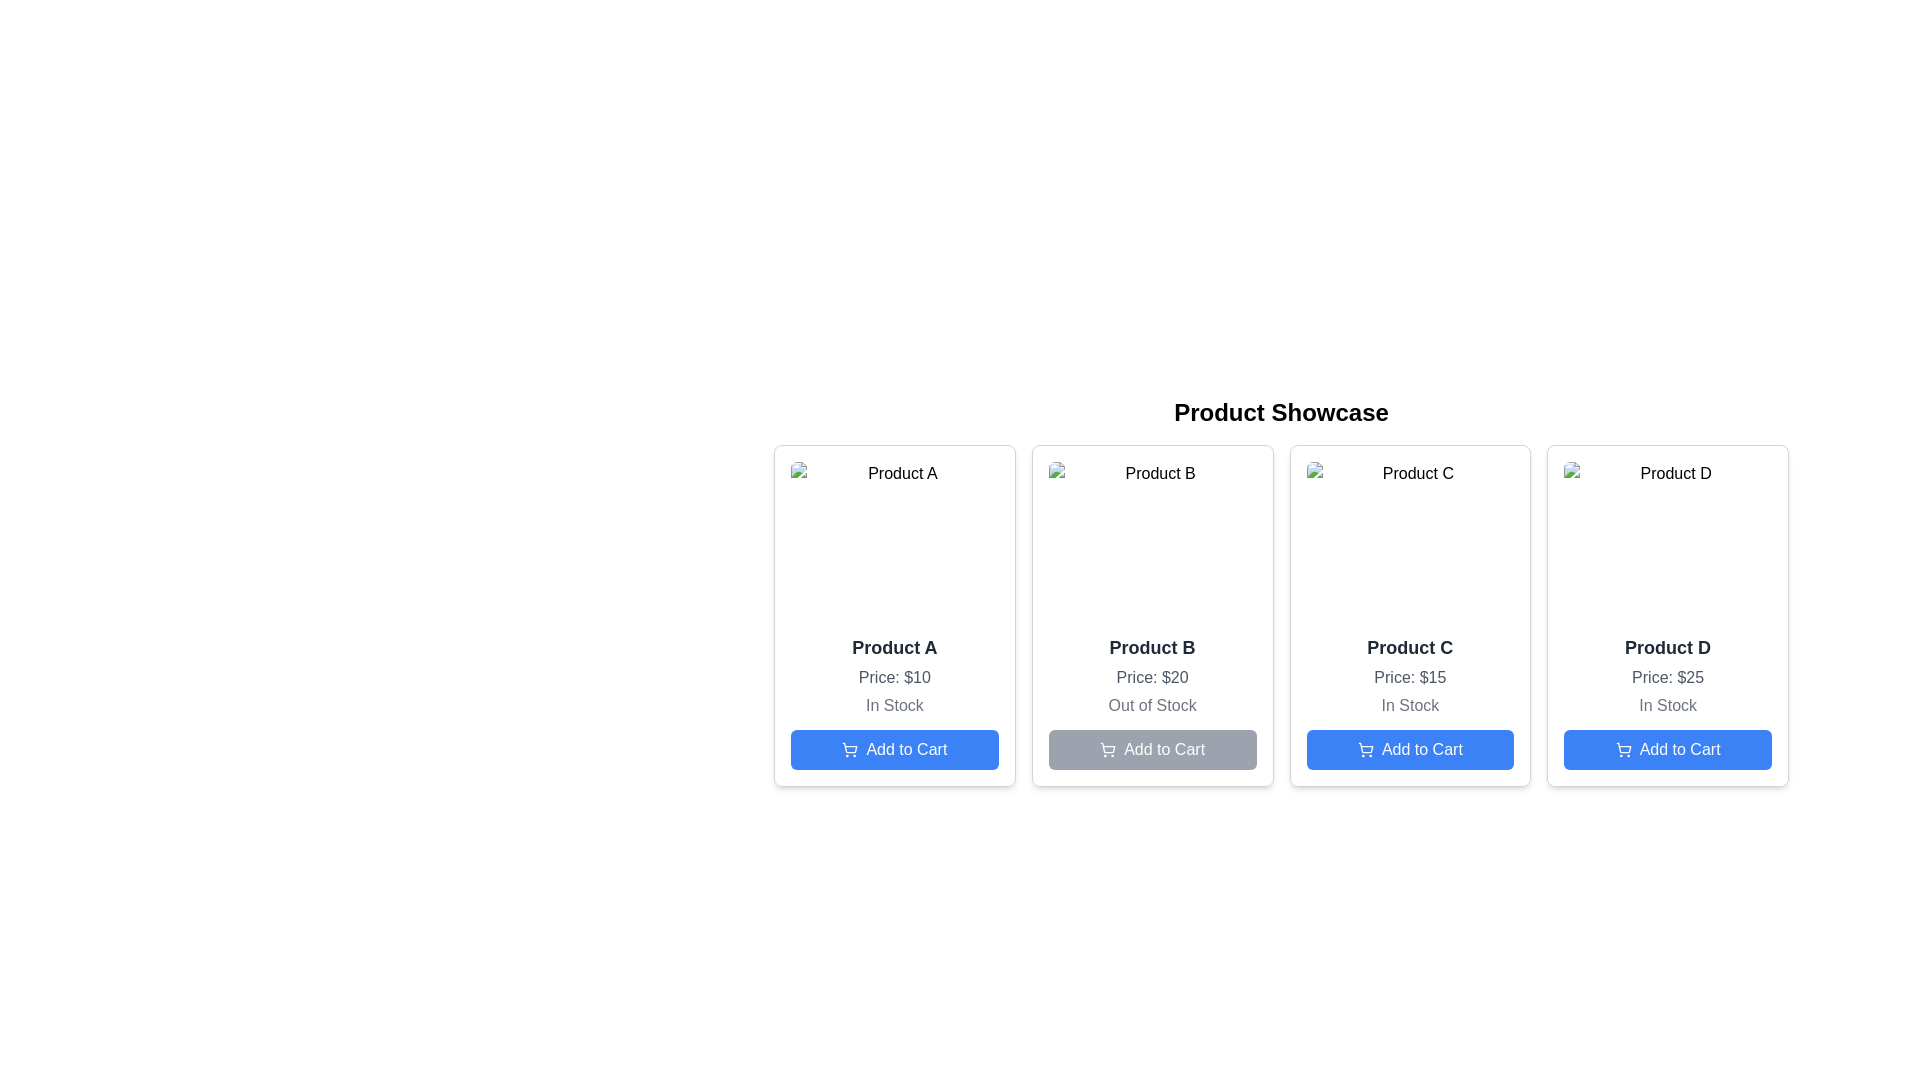 This screenshot has width=1920, height=1080. I want to click on the cart icon located within the 'Add to Cart' button for 'Product C' in the third column of the product showcase grid, so click(1364, 749).